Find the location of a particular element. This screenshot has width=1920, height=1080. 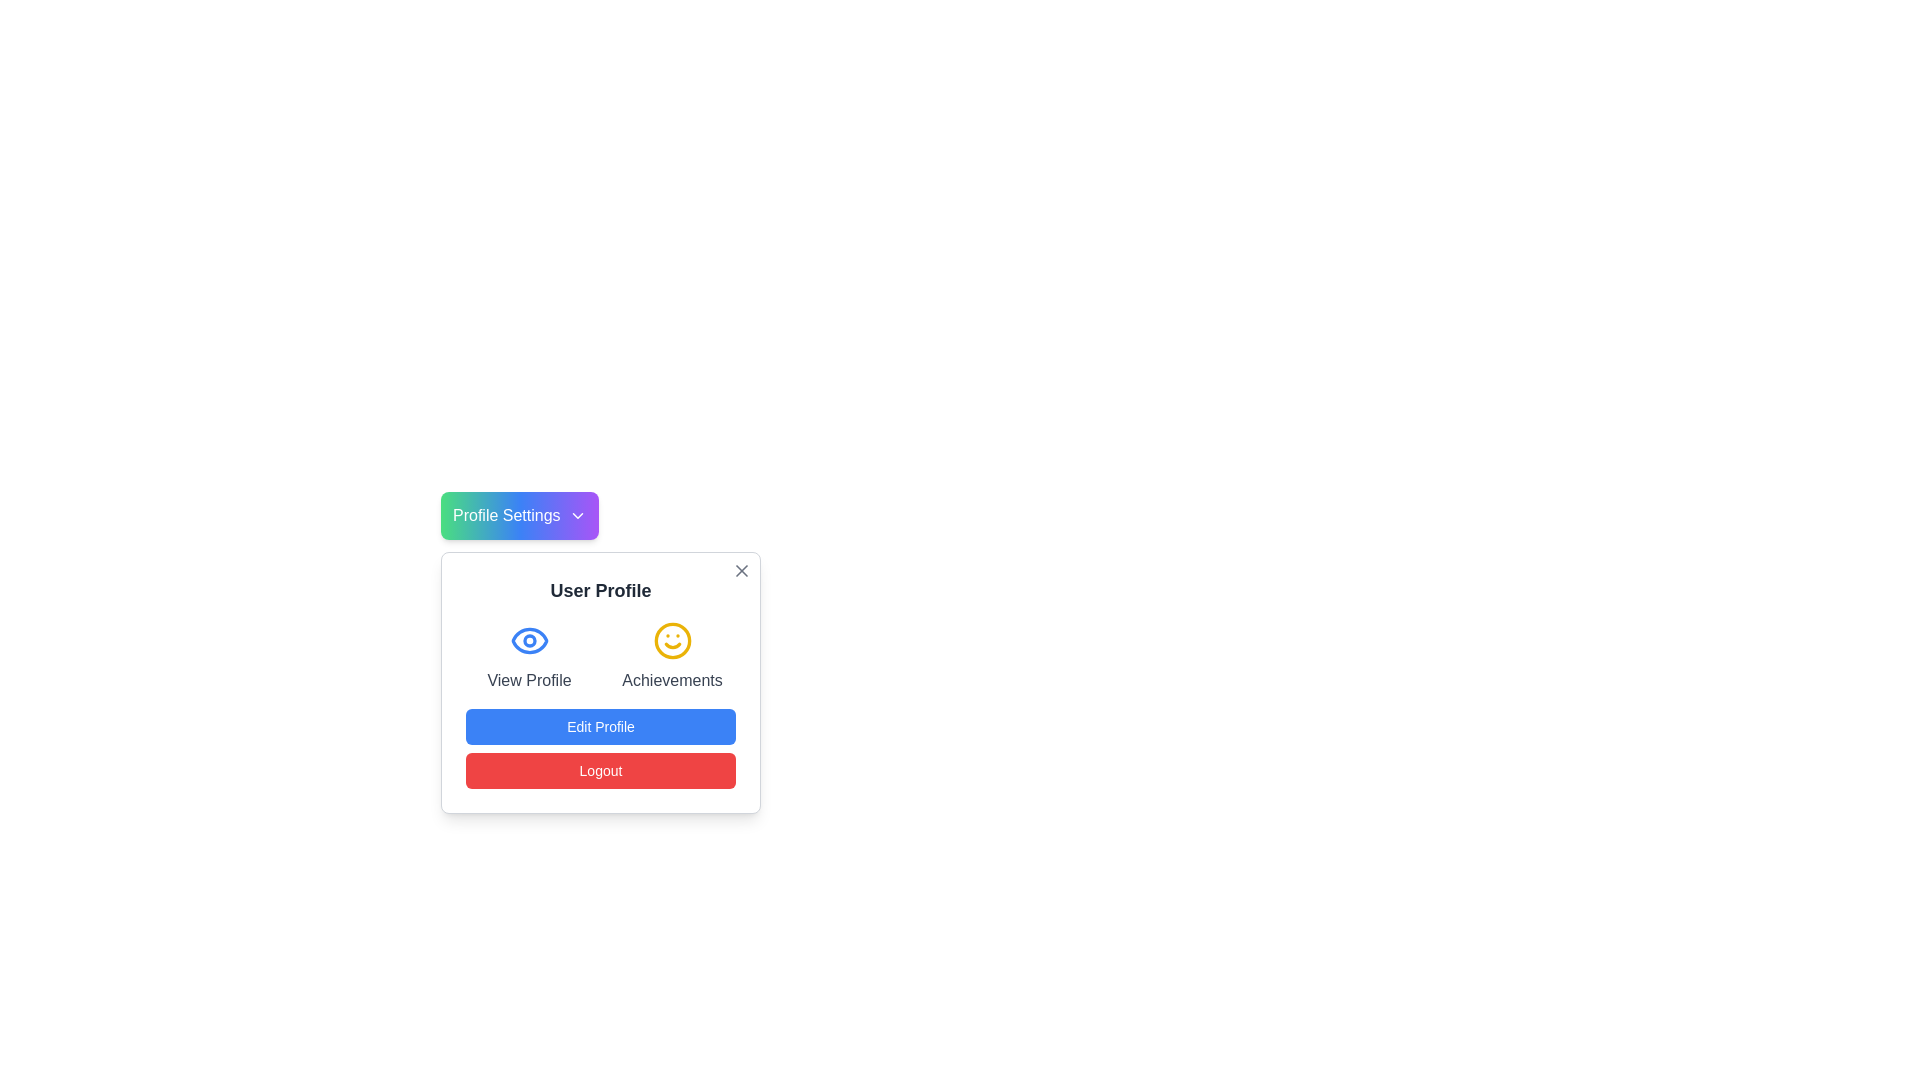

the blue outer segment of the eye-shaped icon located on the left side of the pop-up dialog box in the 'User Profile' section, positioned above 'View Profile' is located at coordinates (529, 640).